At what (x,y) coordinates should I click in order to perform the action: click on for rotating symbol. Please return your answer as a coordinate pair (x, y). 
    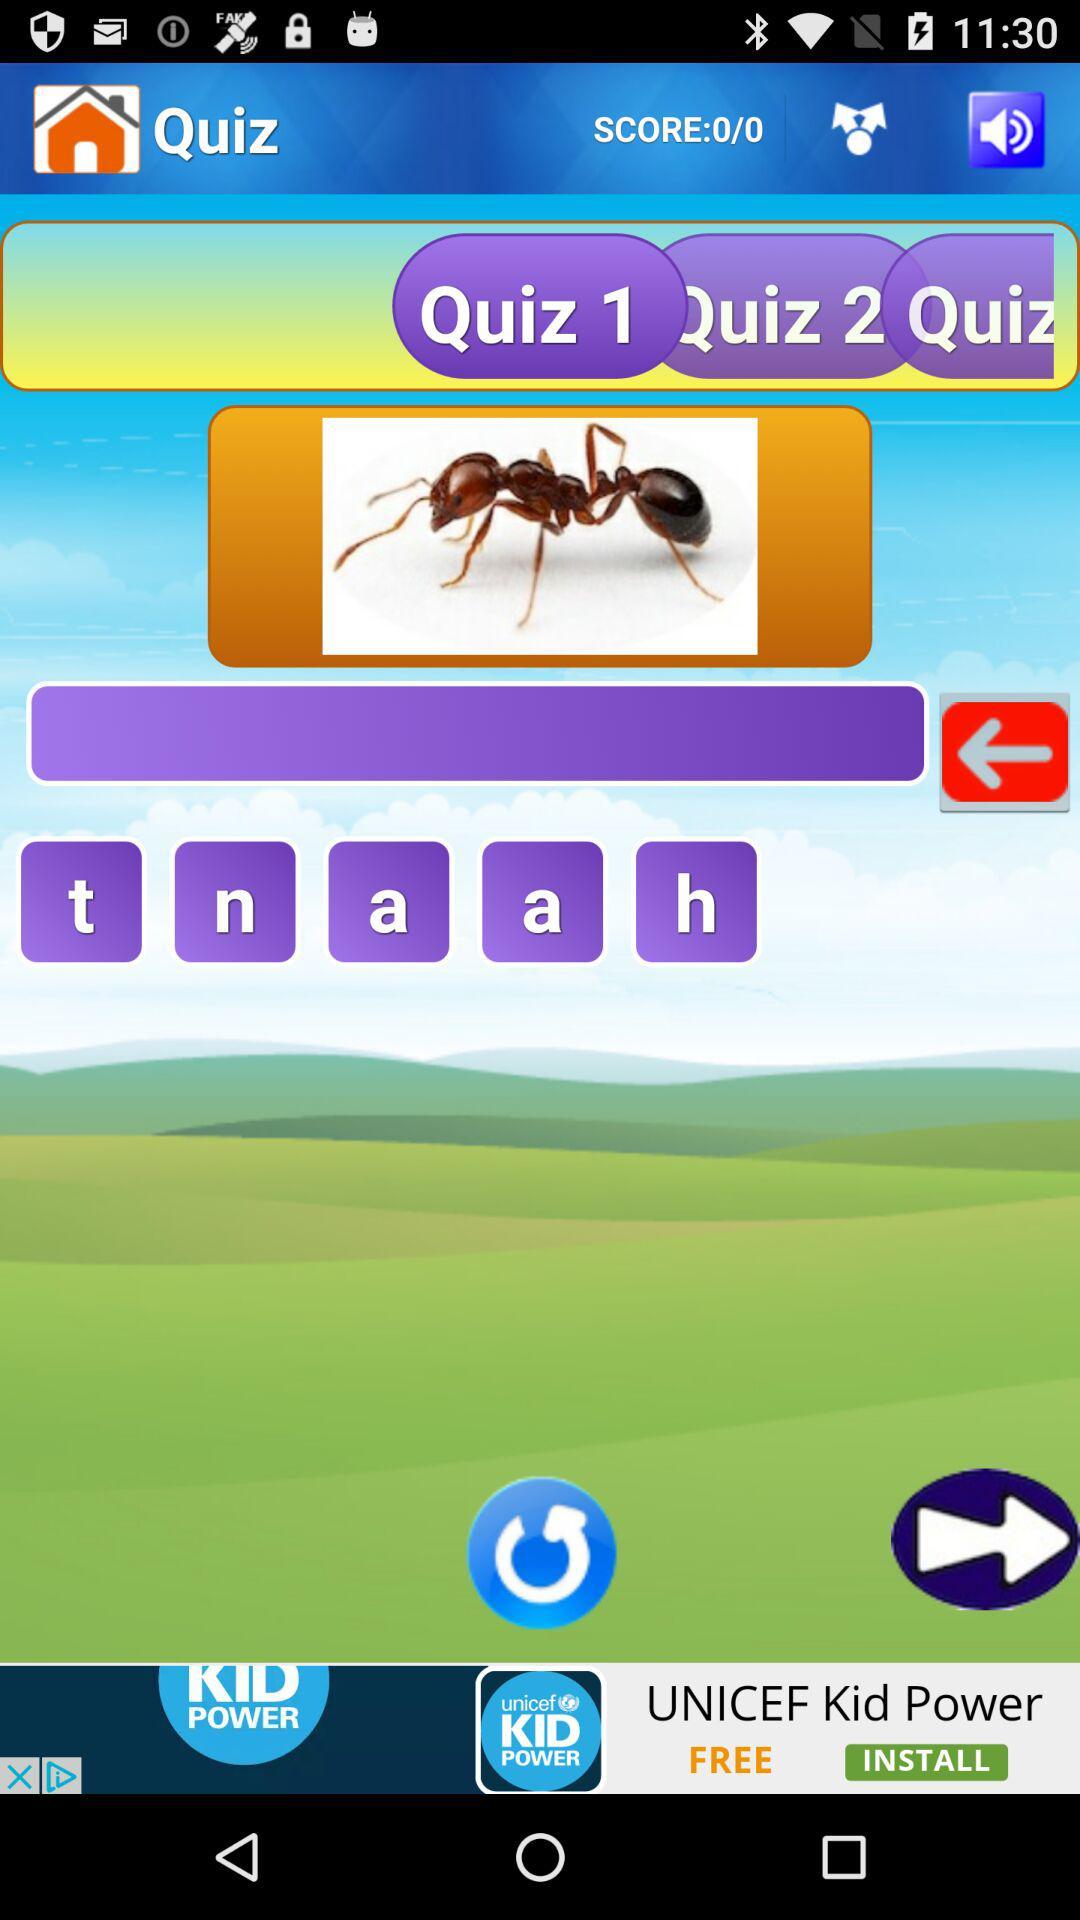
    Looking at the image, I should click on (540, 1551).